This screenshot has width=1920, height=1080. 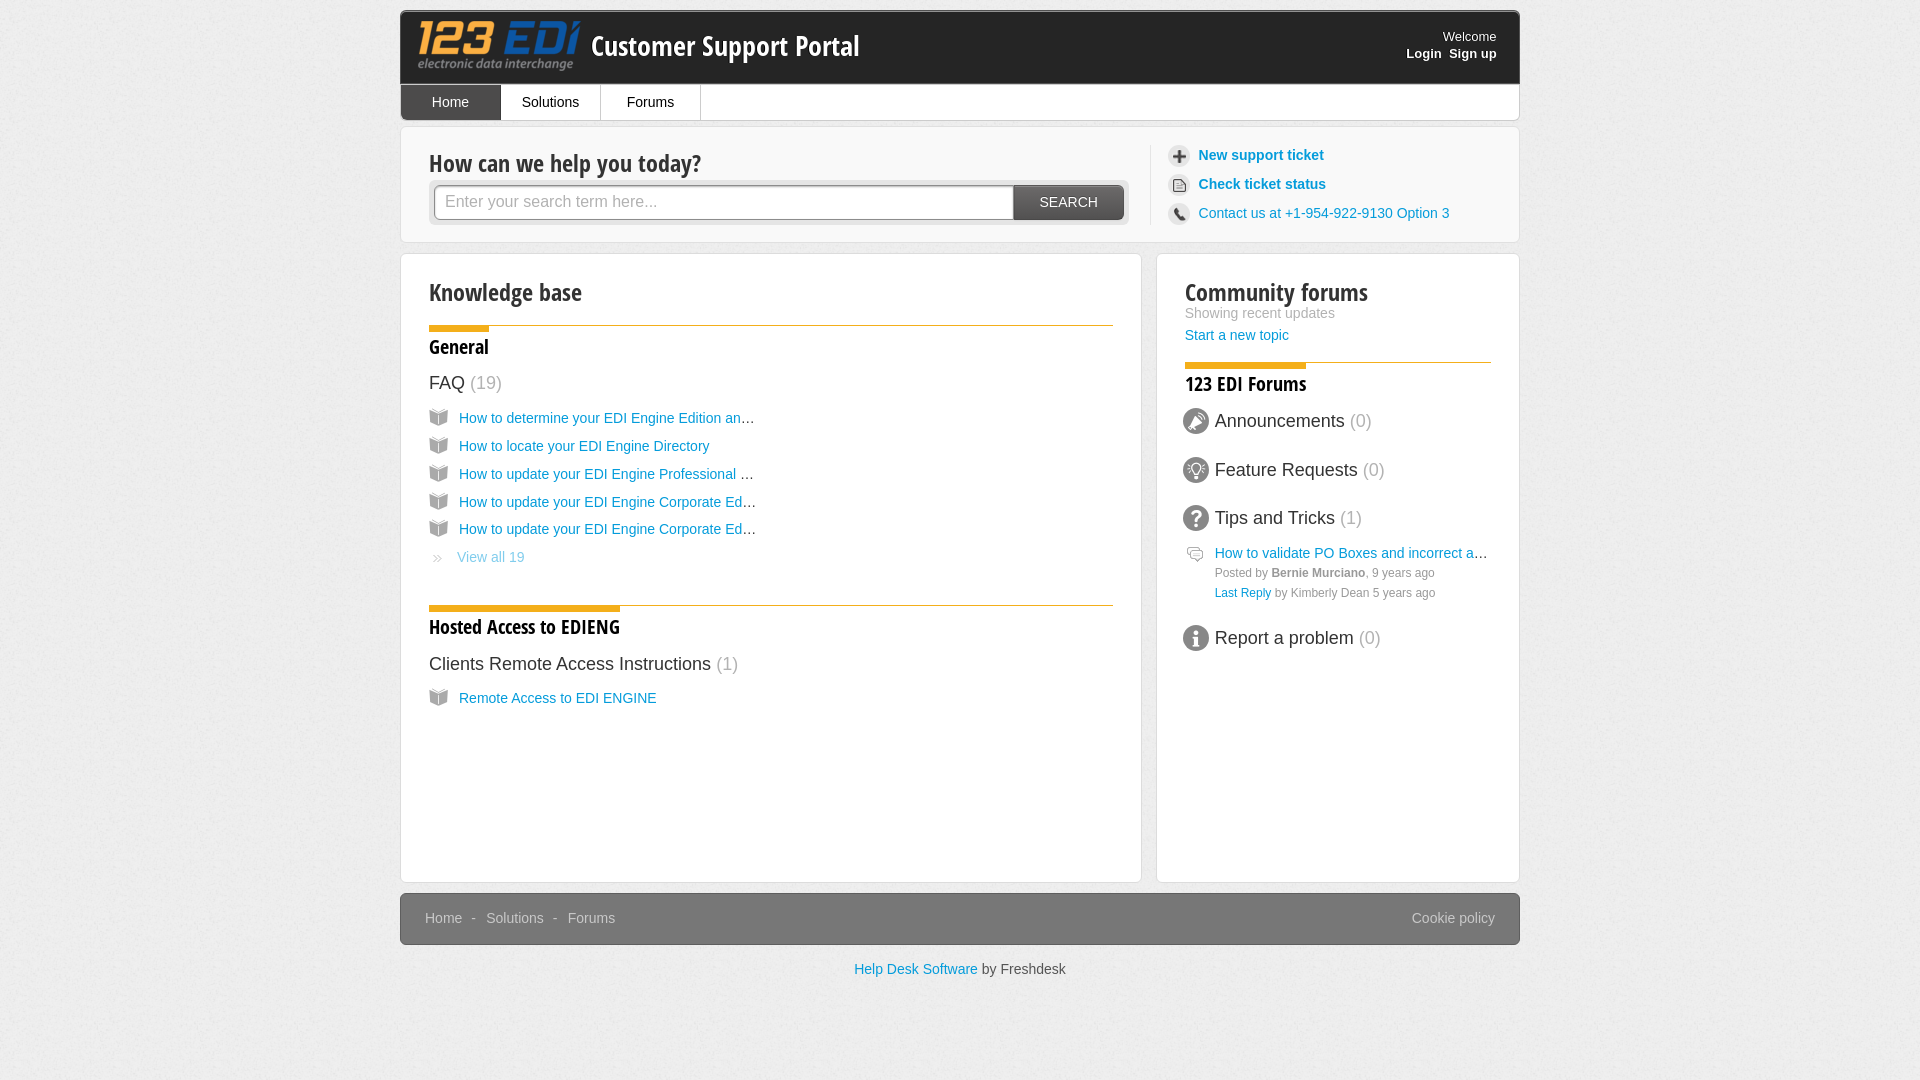 What do you see at coordinates (450, 102) in the screenshot?
I see `'Home'` at bounding box center [450, 102].